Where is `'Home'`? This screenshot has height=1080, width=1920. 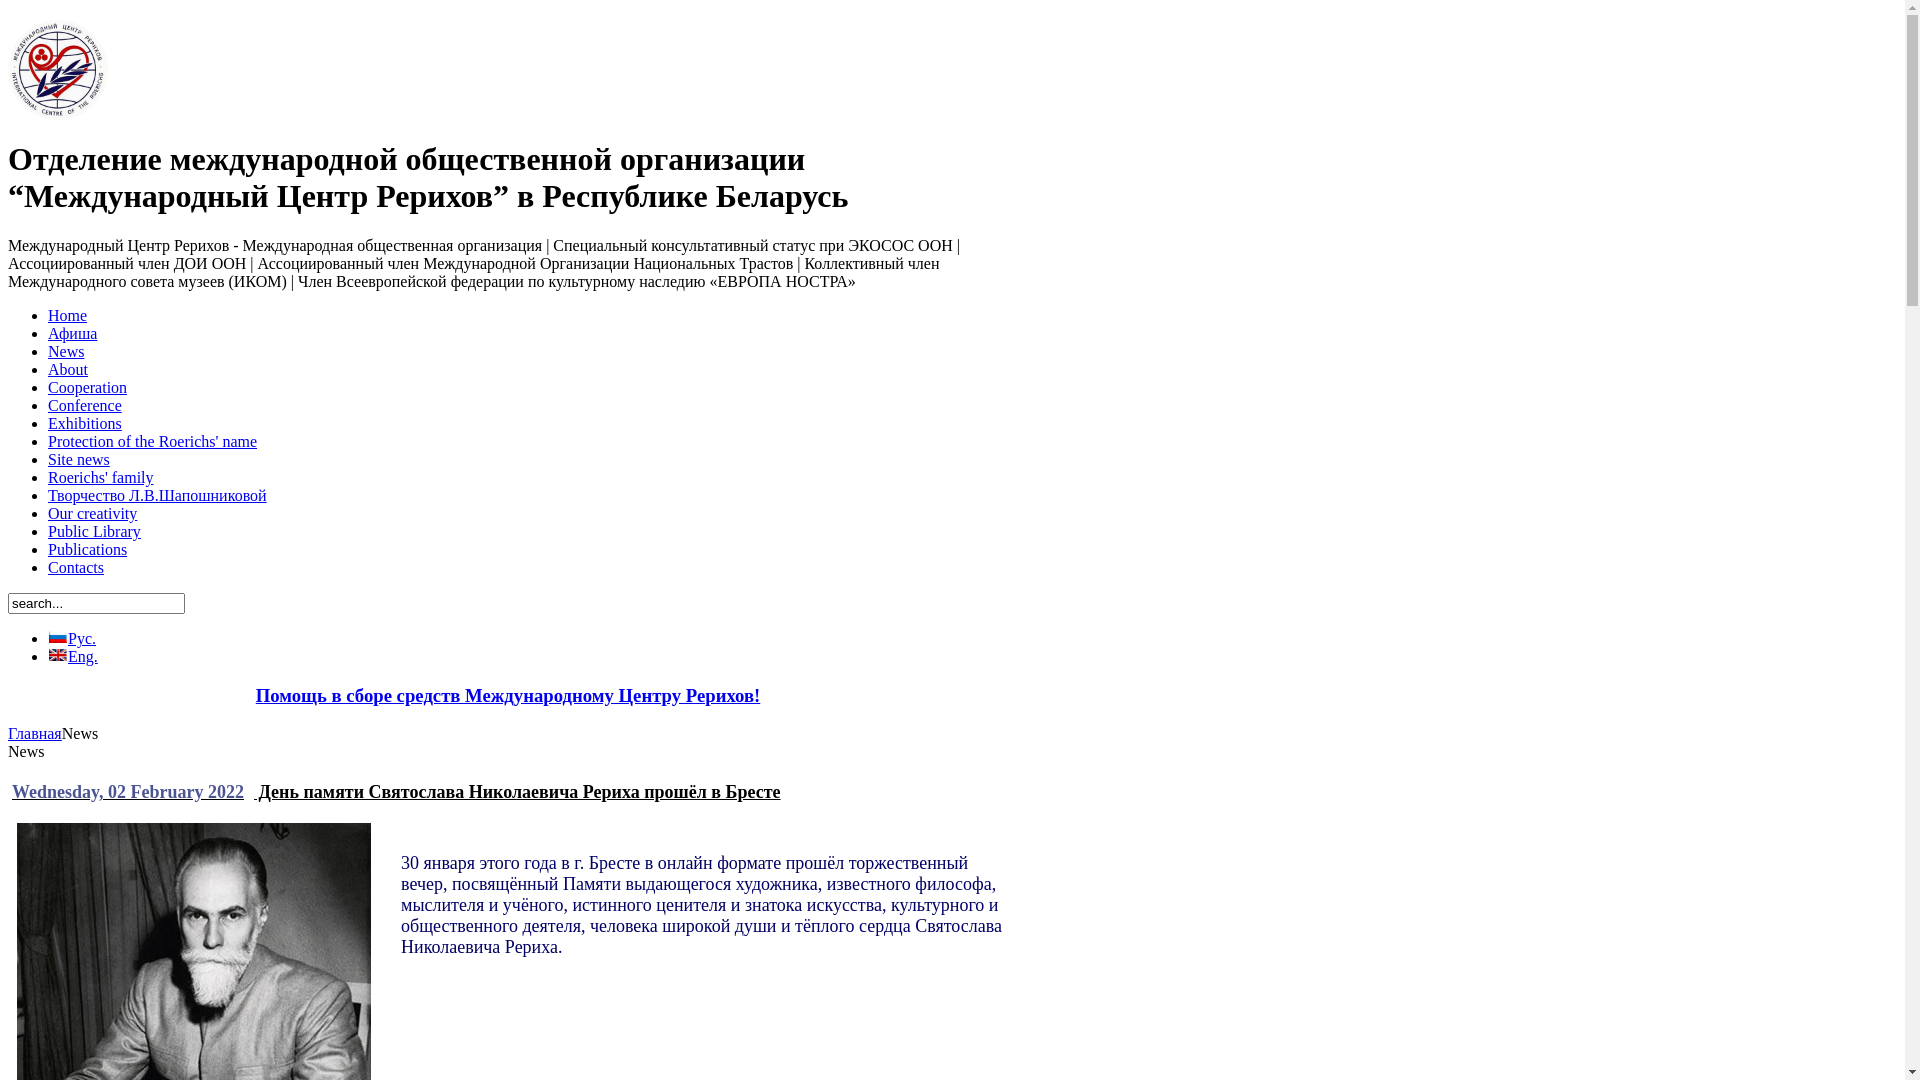
'Home' is located at coordinates (67, 315).